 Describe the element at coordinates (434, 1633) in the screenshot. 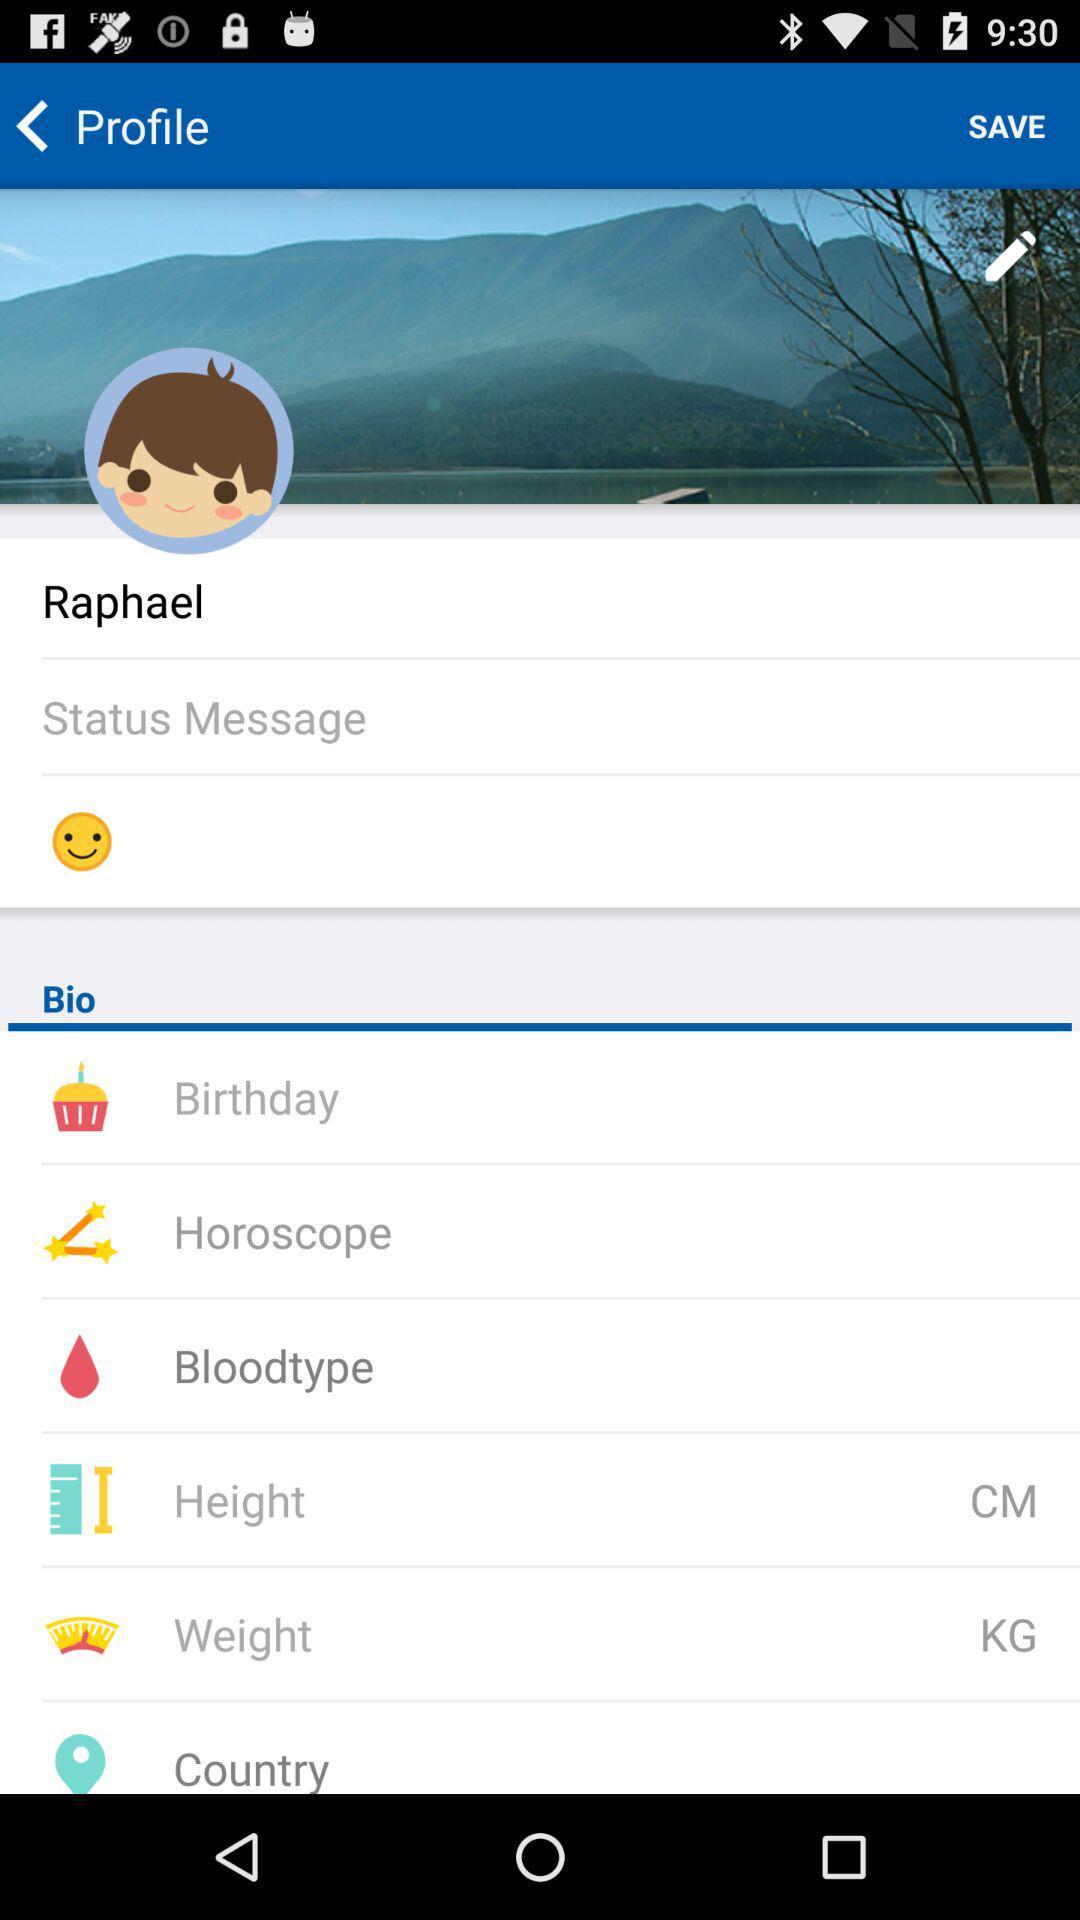

I see `you current weight` at that location.